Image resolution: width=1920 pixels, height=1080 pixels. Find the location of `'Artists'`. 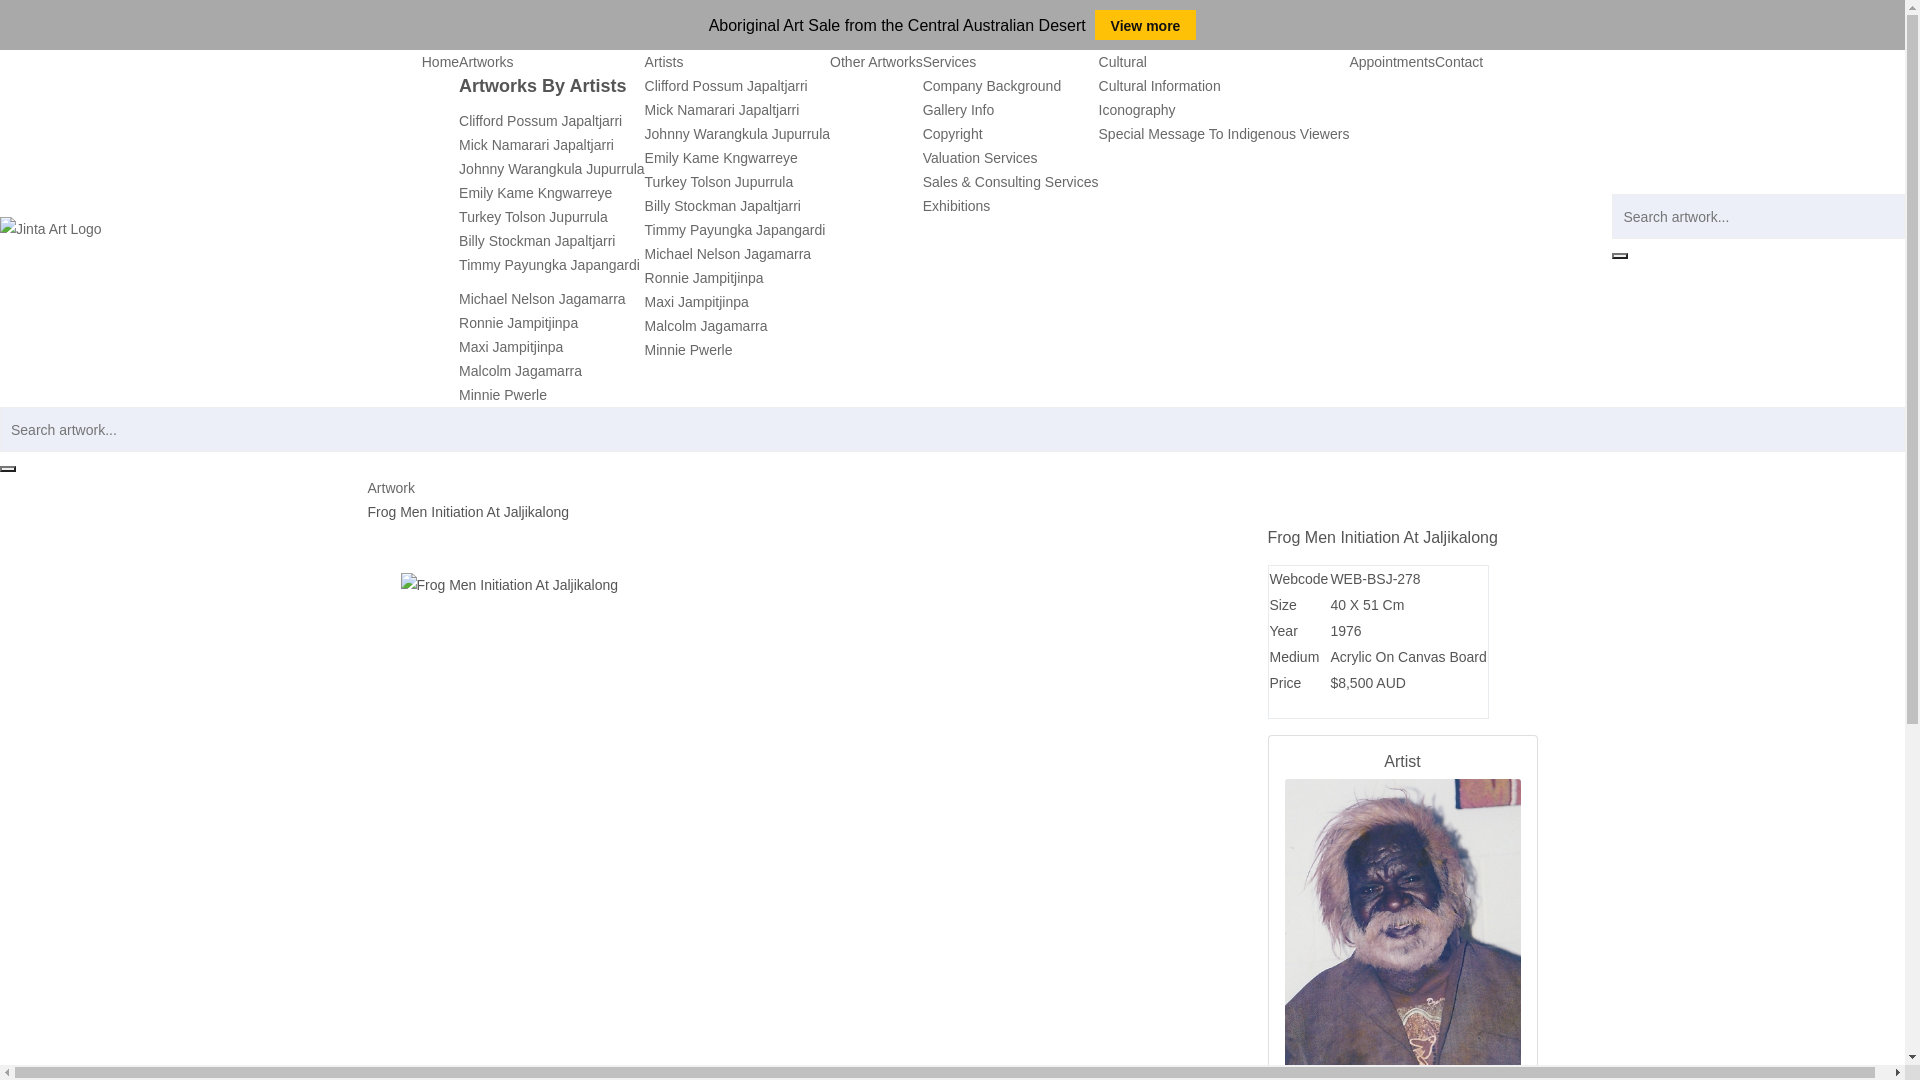

'Artists' is located at coordinates (664, 60).